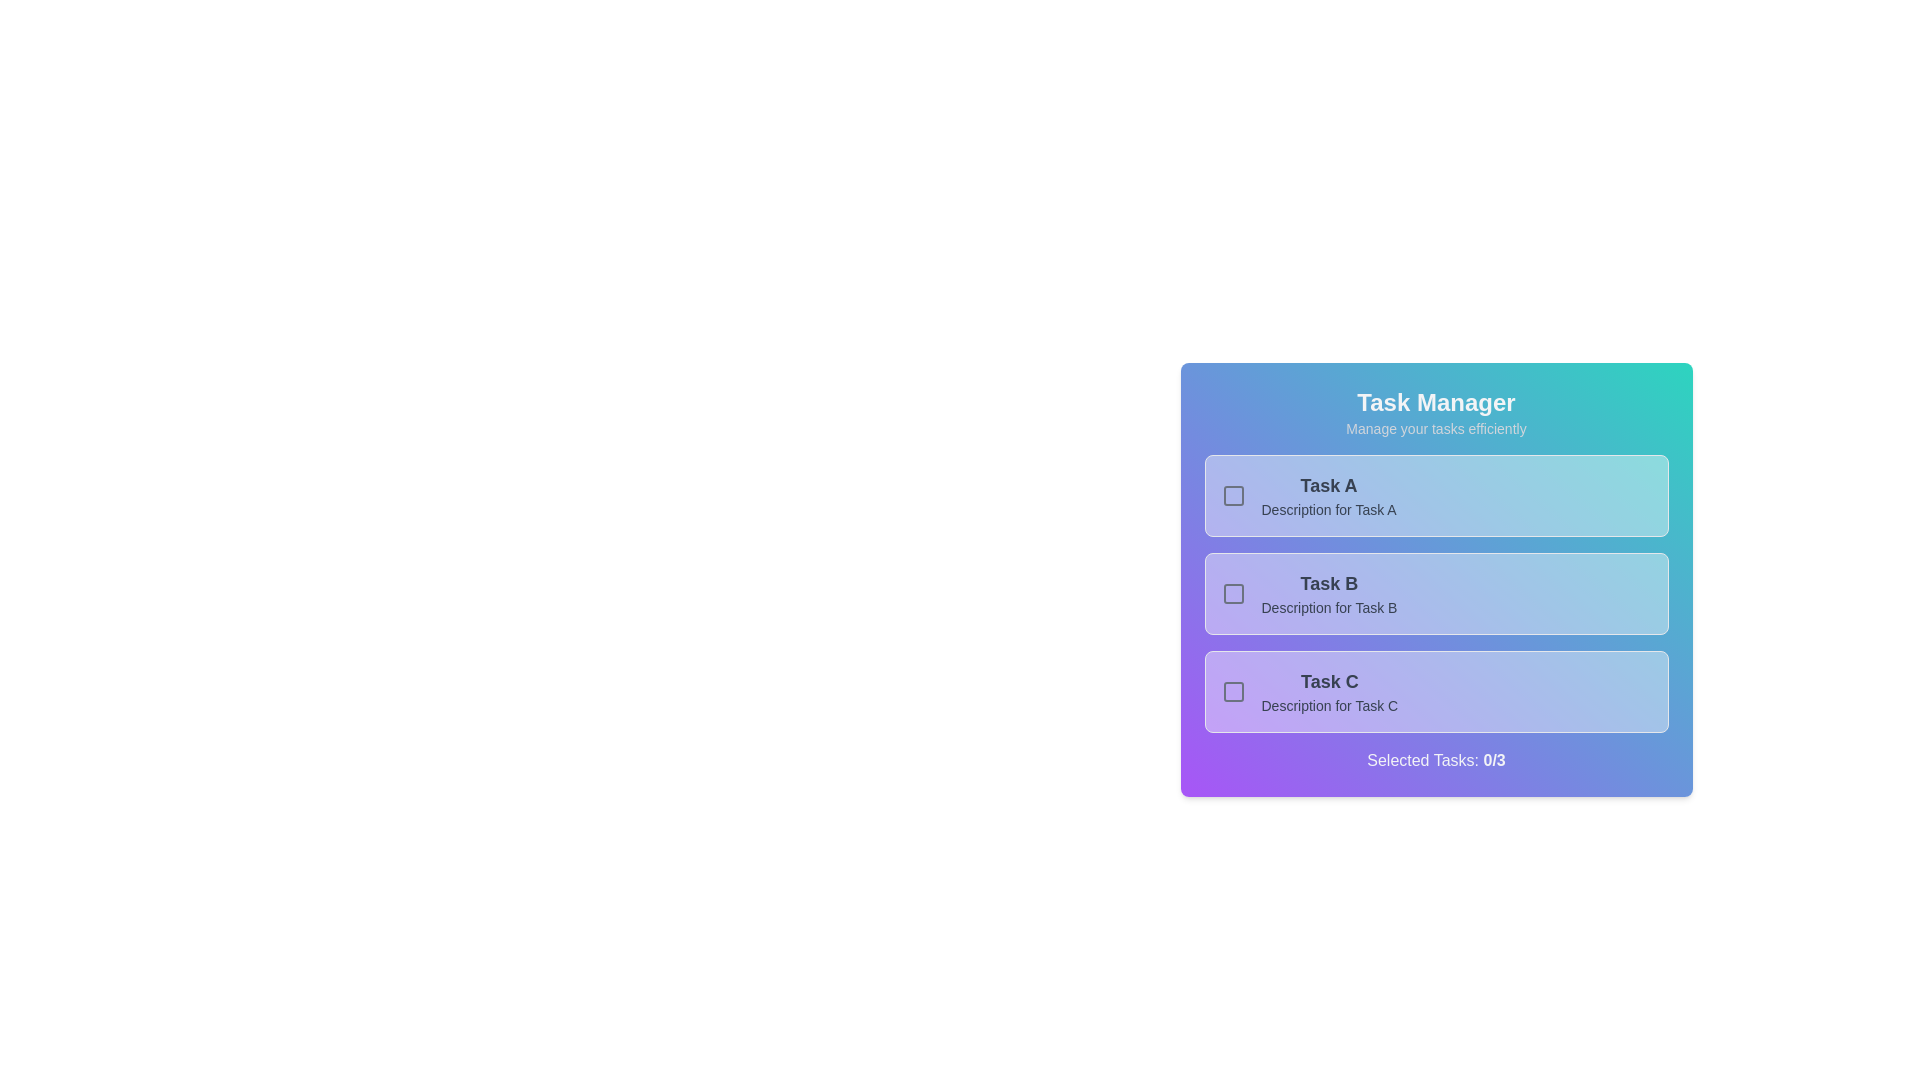 The height and width of the screenshot is (1080, 1920). Describe the element at coordinates (1435, 593) in the screenshot. I see `the task card corresponding to 2` at that location.